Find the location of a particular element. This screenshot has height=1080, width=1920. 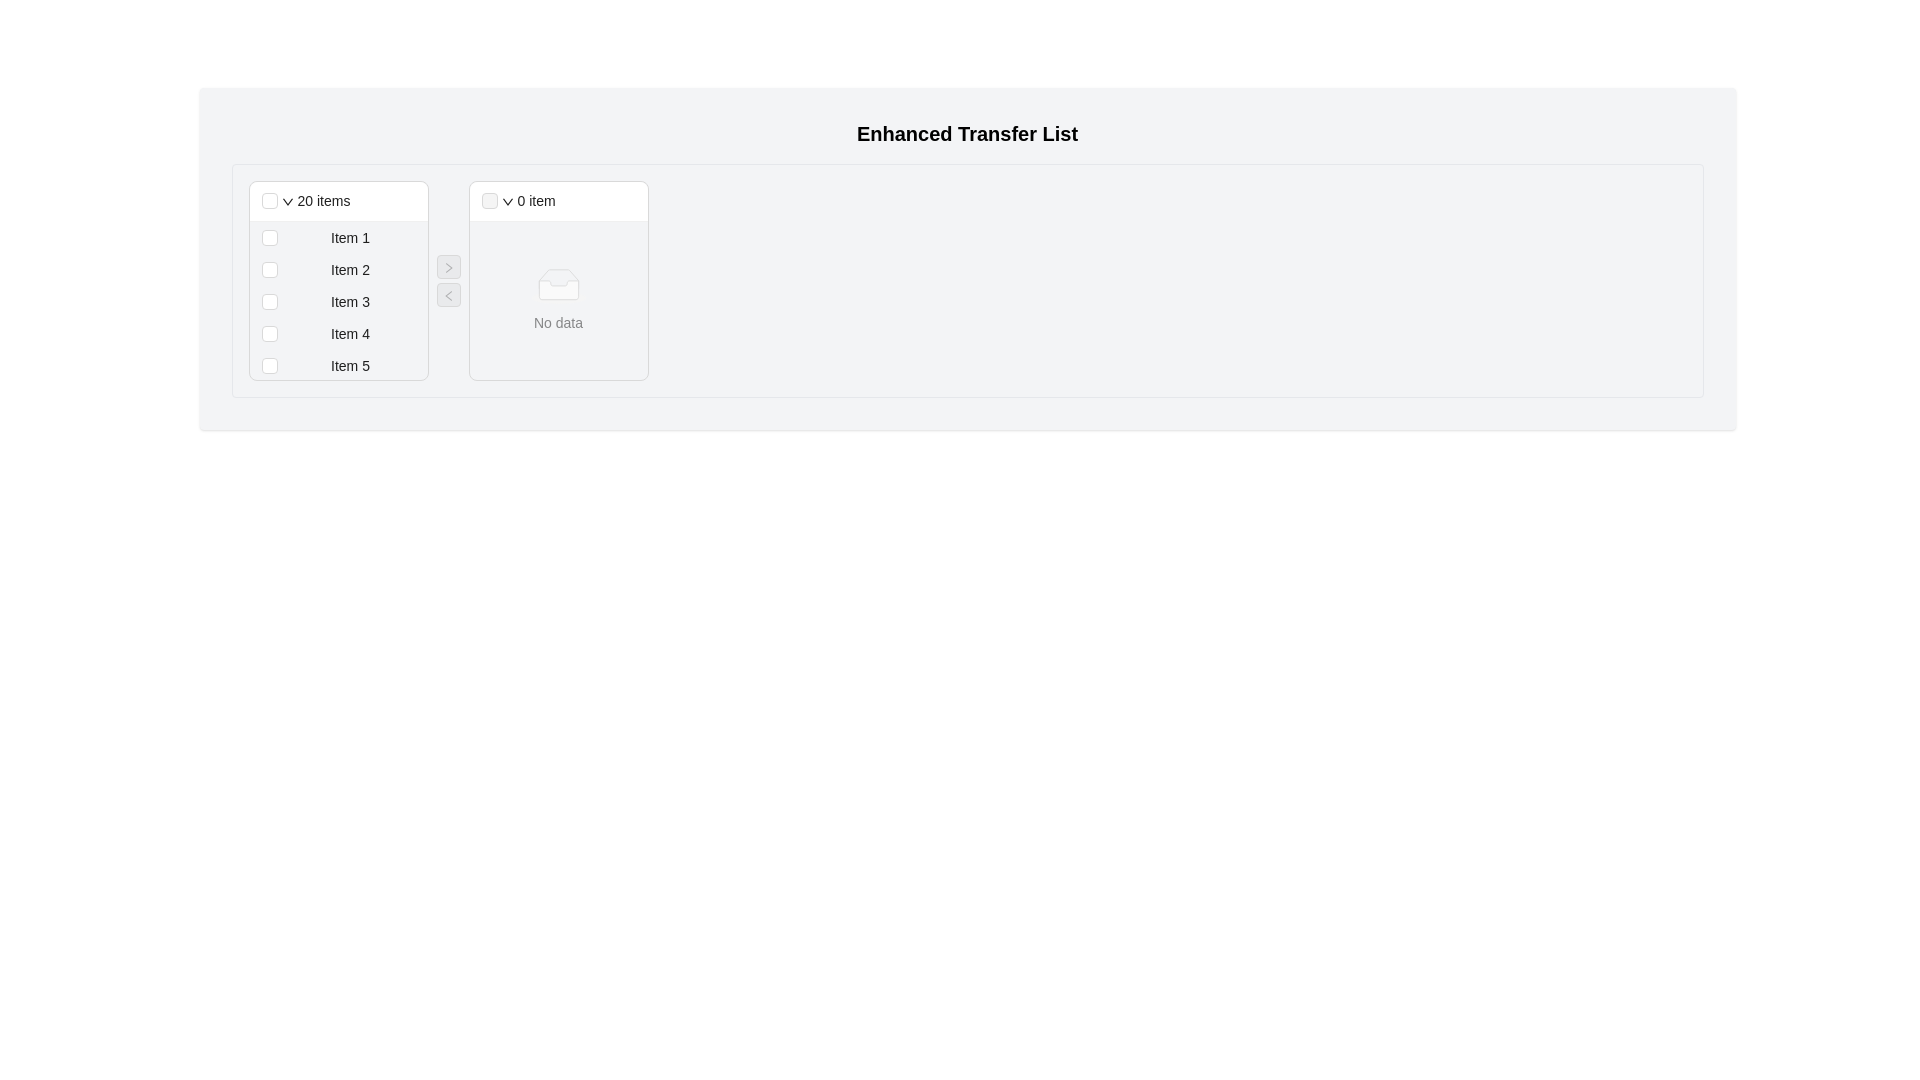

the button designed to transfer selected items from the right panel to the left panel is located at coordinates (447, 294).